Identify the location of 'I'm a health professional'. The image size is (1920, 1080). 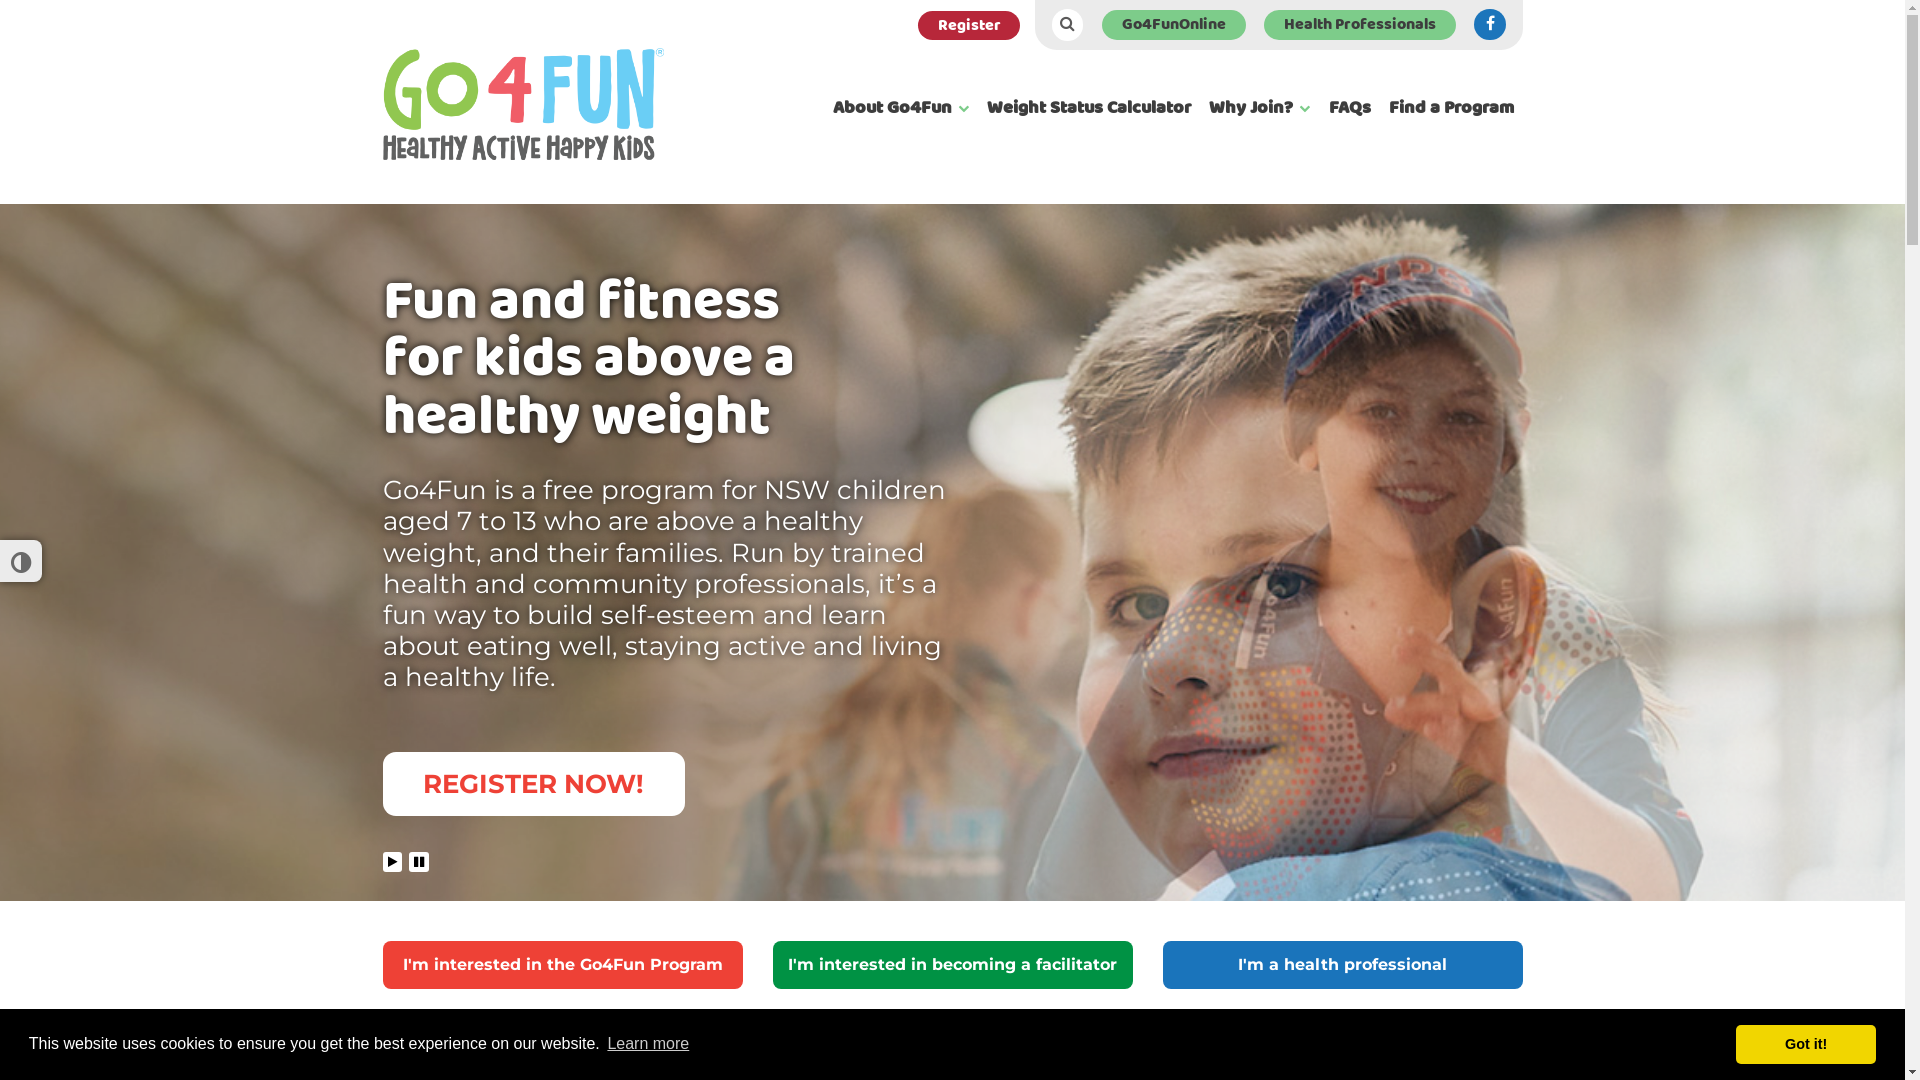
(1342, 963).